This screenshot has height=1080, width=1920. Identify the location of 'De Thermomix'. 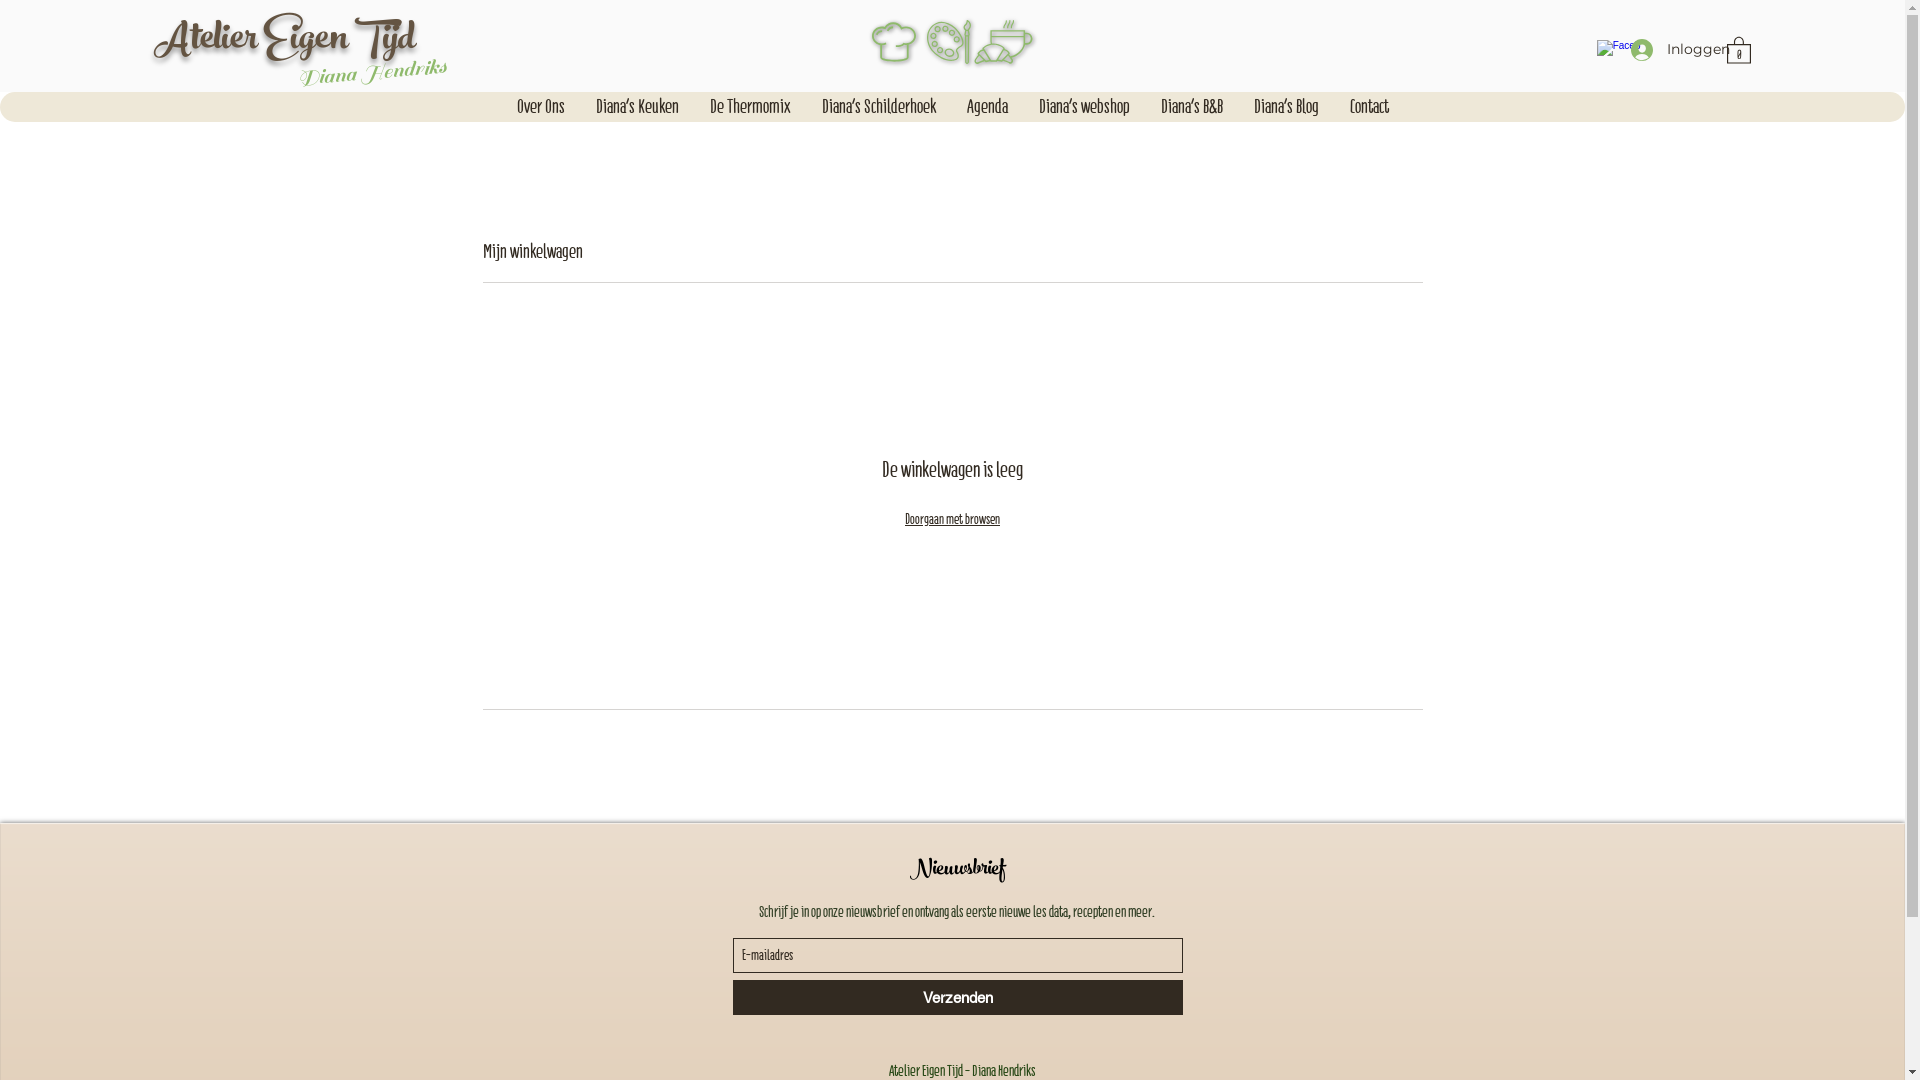
(694, 107).